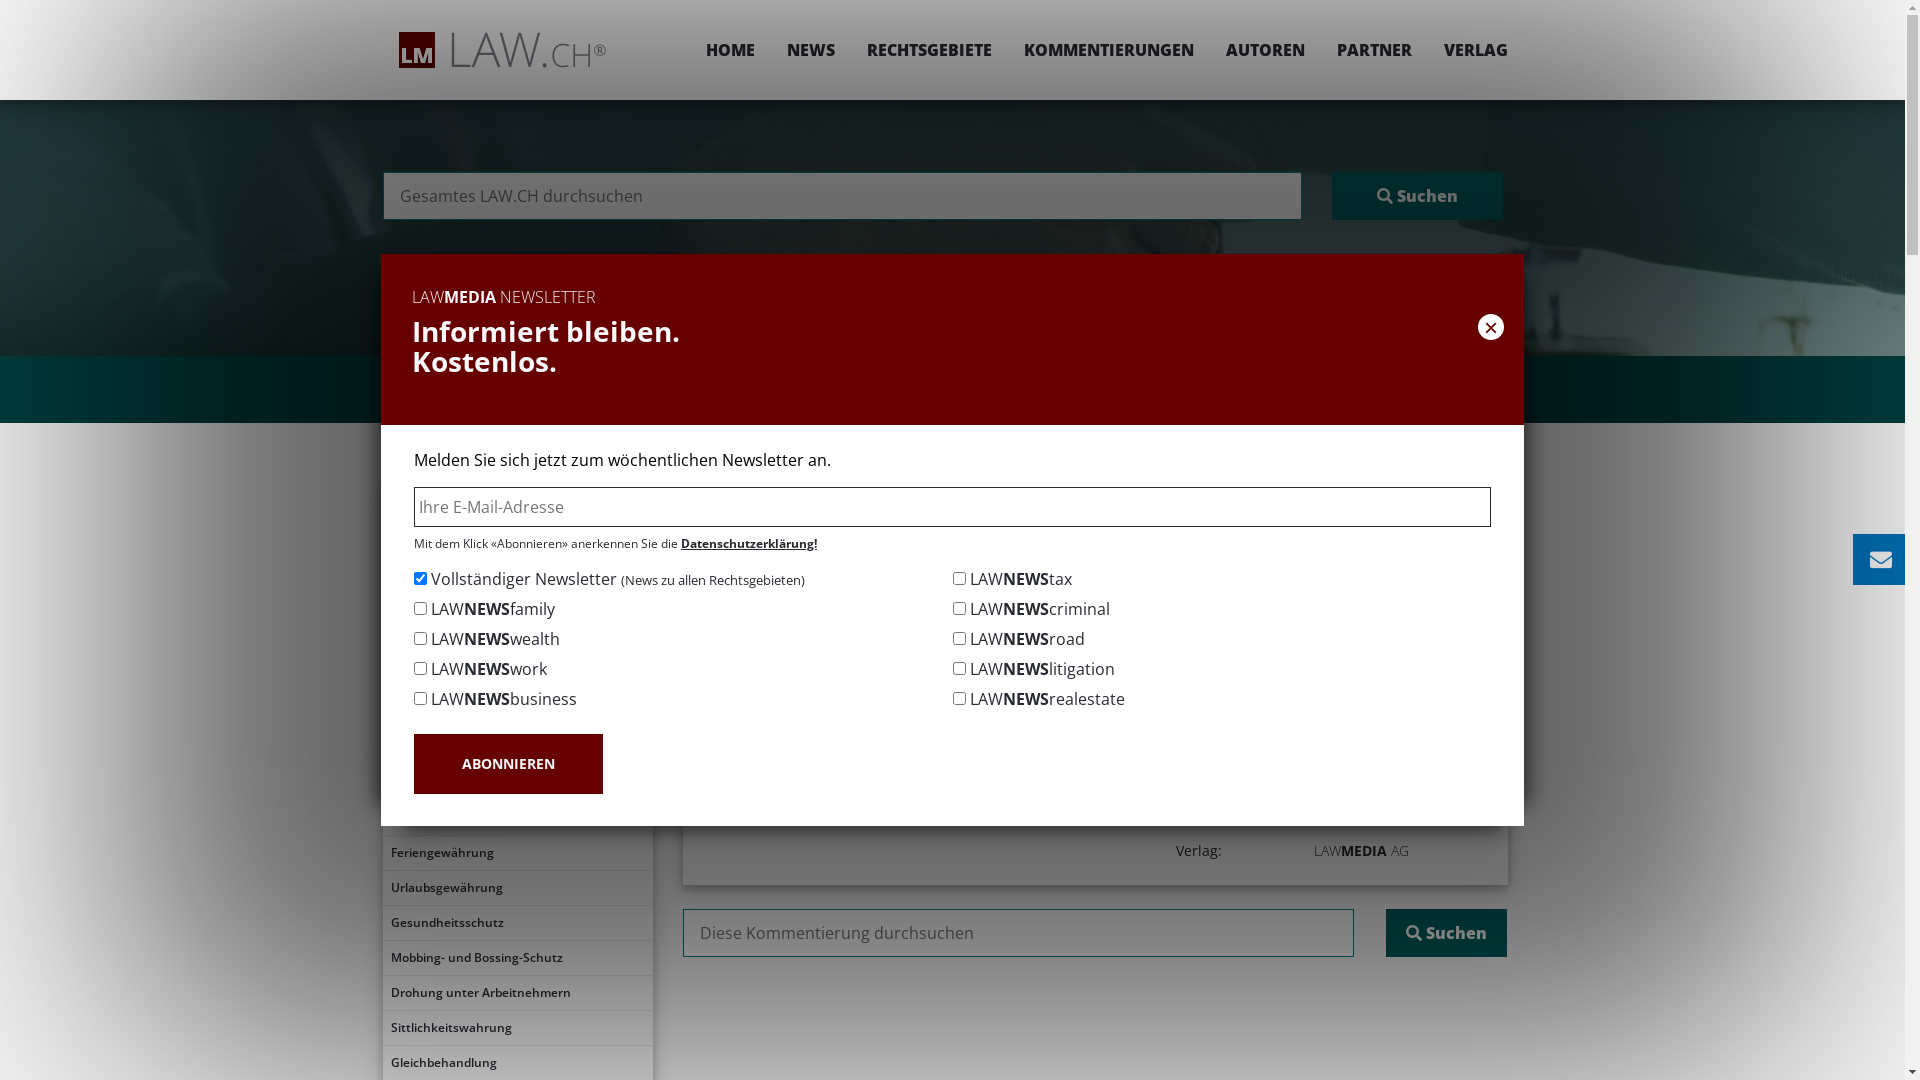 Image resolution: width=1920 pixels, height=1080 pixels. Describe the element at coordinates (768, 49) in the screenshot. I see `'NEWS'` at that location.